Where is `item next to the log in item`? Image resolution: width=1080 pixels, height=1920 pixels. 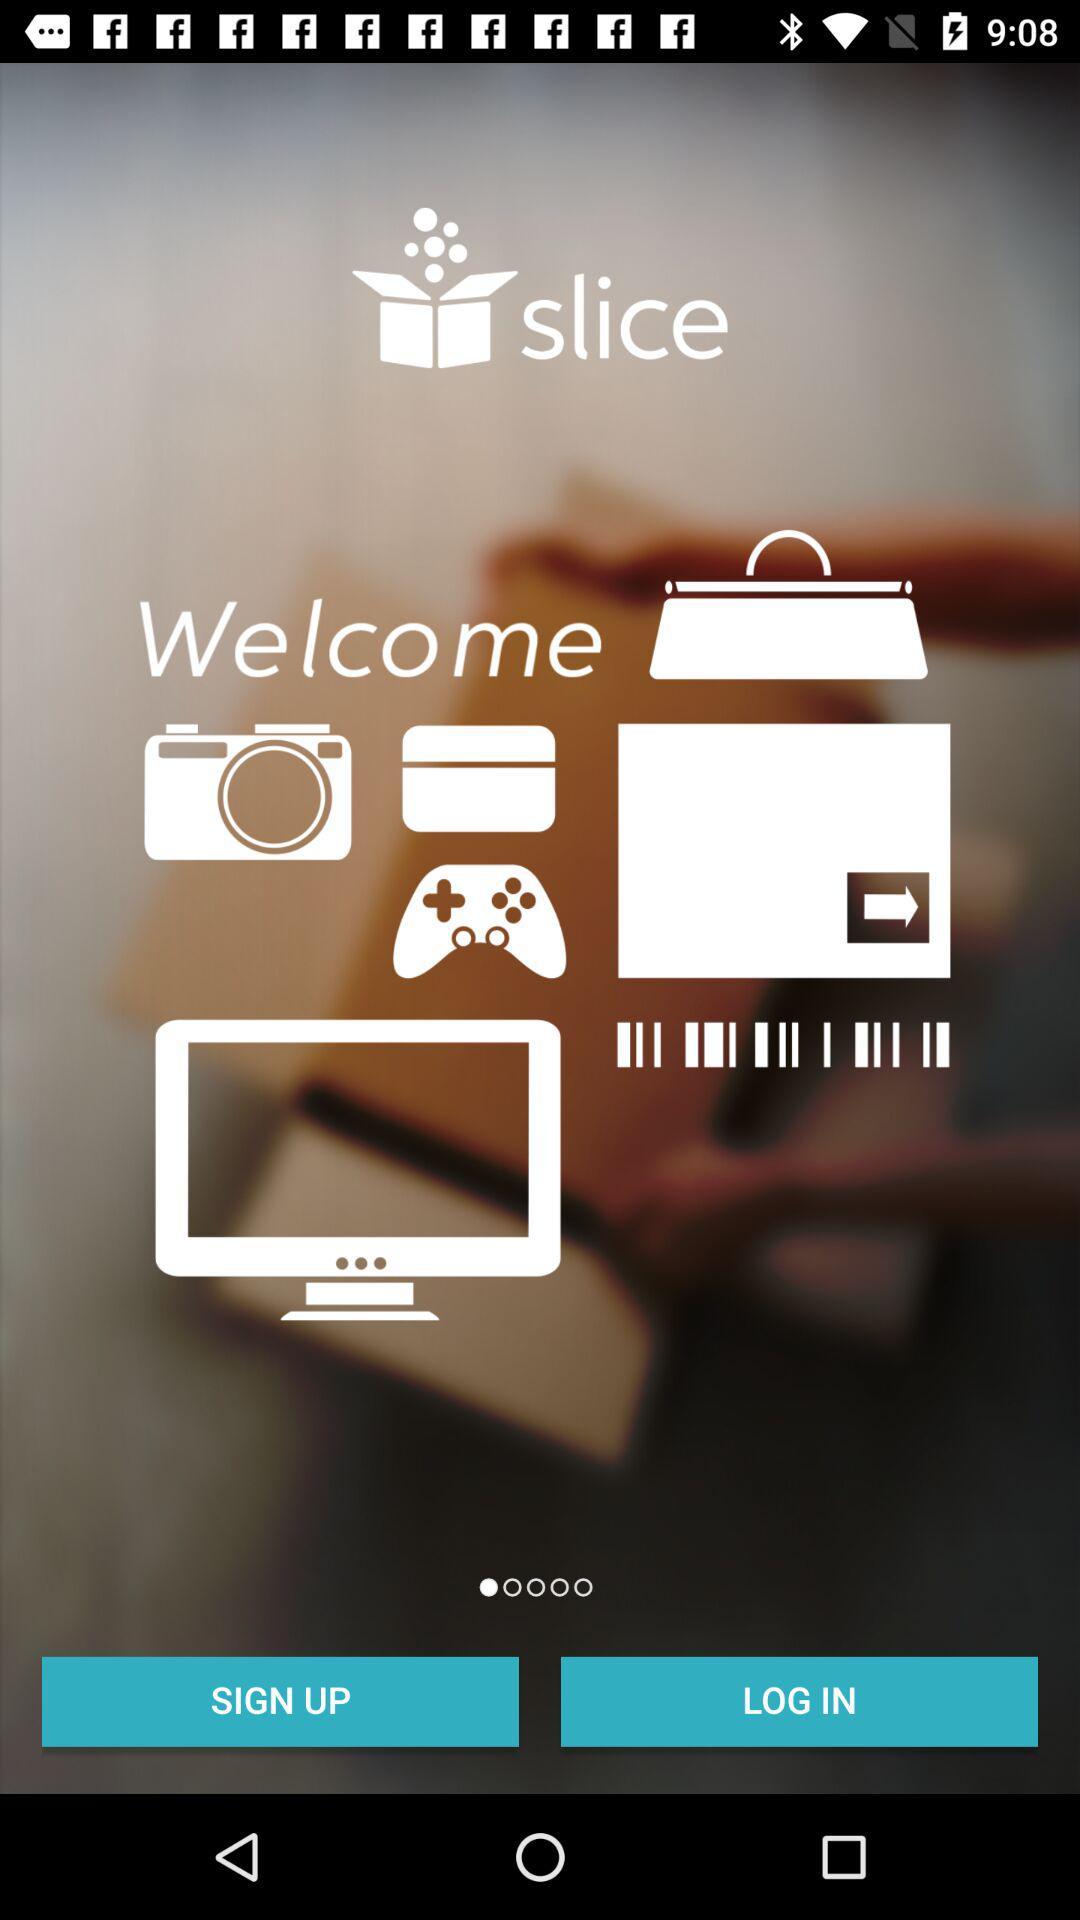
item next to the log in item is located at coordinates (280, 1698).